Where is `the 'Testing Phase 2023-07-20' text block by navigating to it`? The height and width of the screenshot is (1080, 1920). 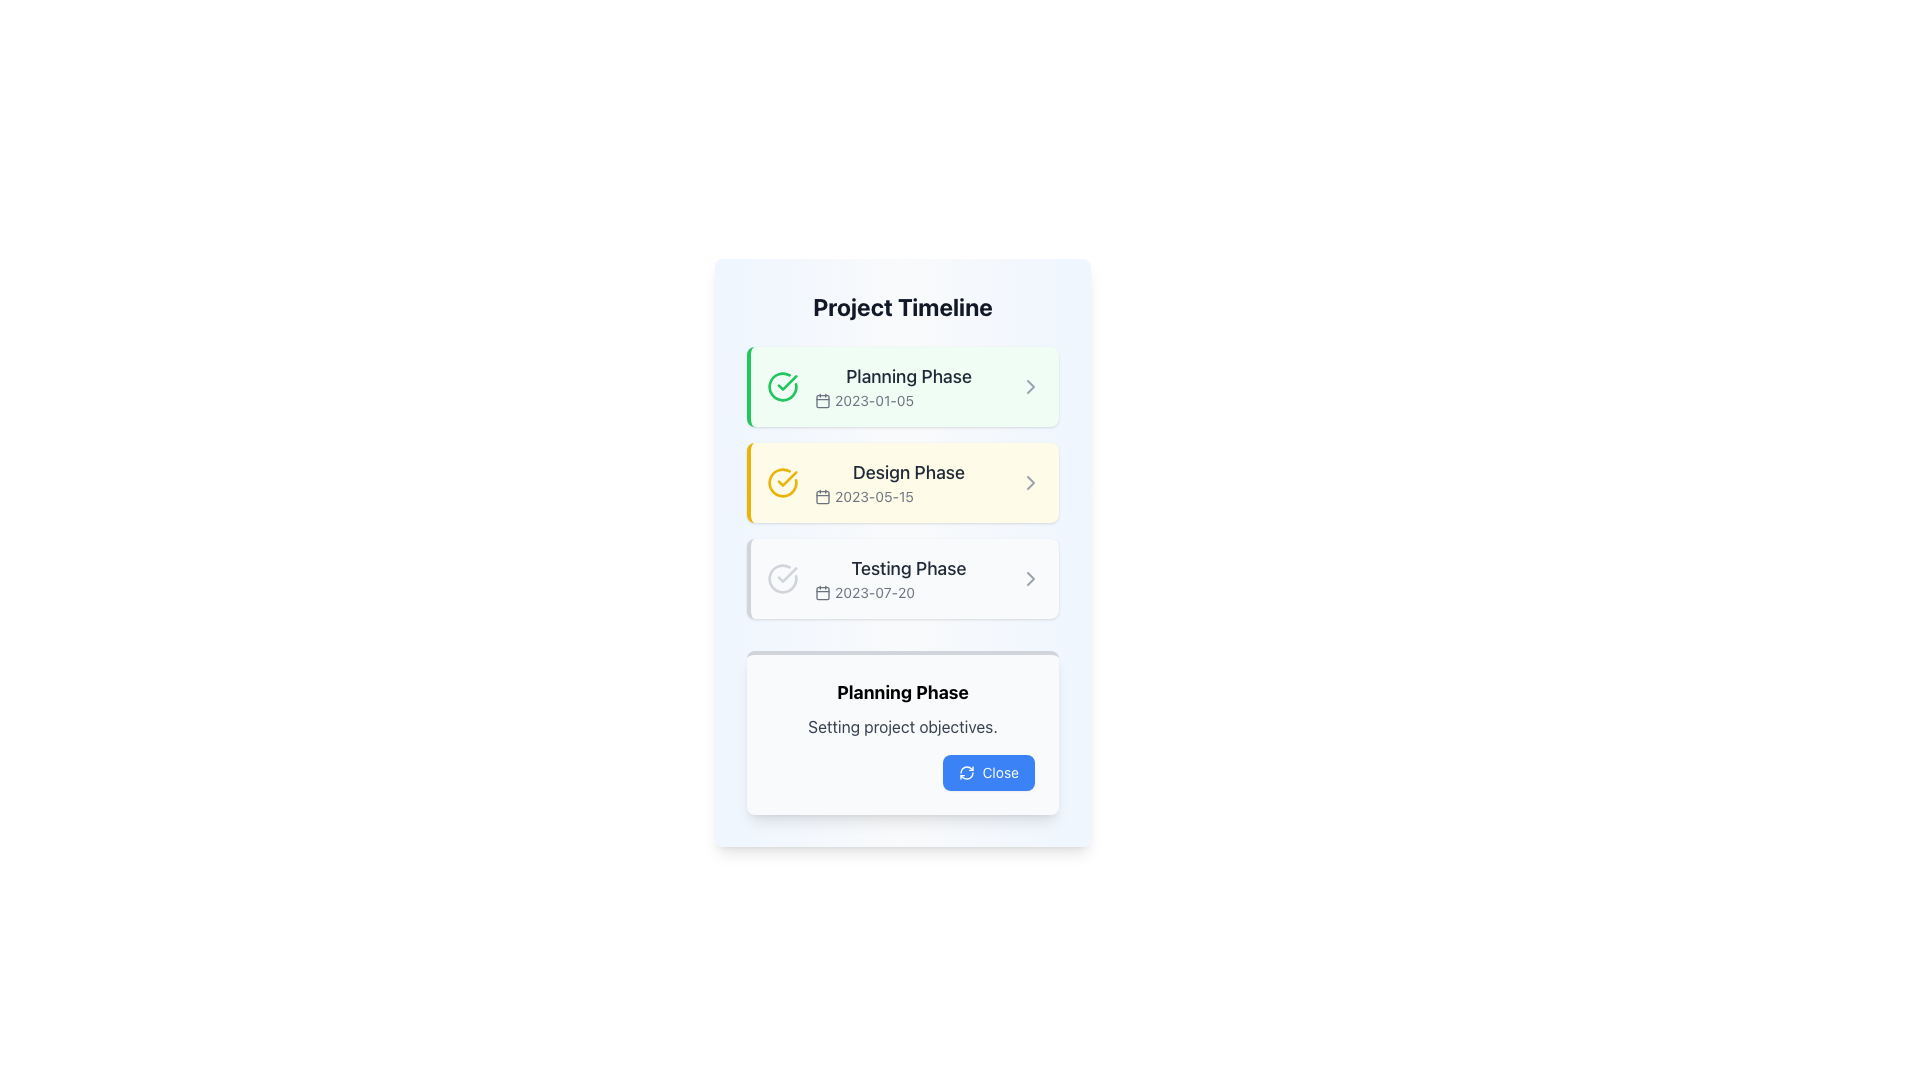 the 'Testing Phase 2023-07-20' text block by navigating to it is located at coordinates (907, 578).